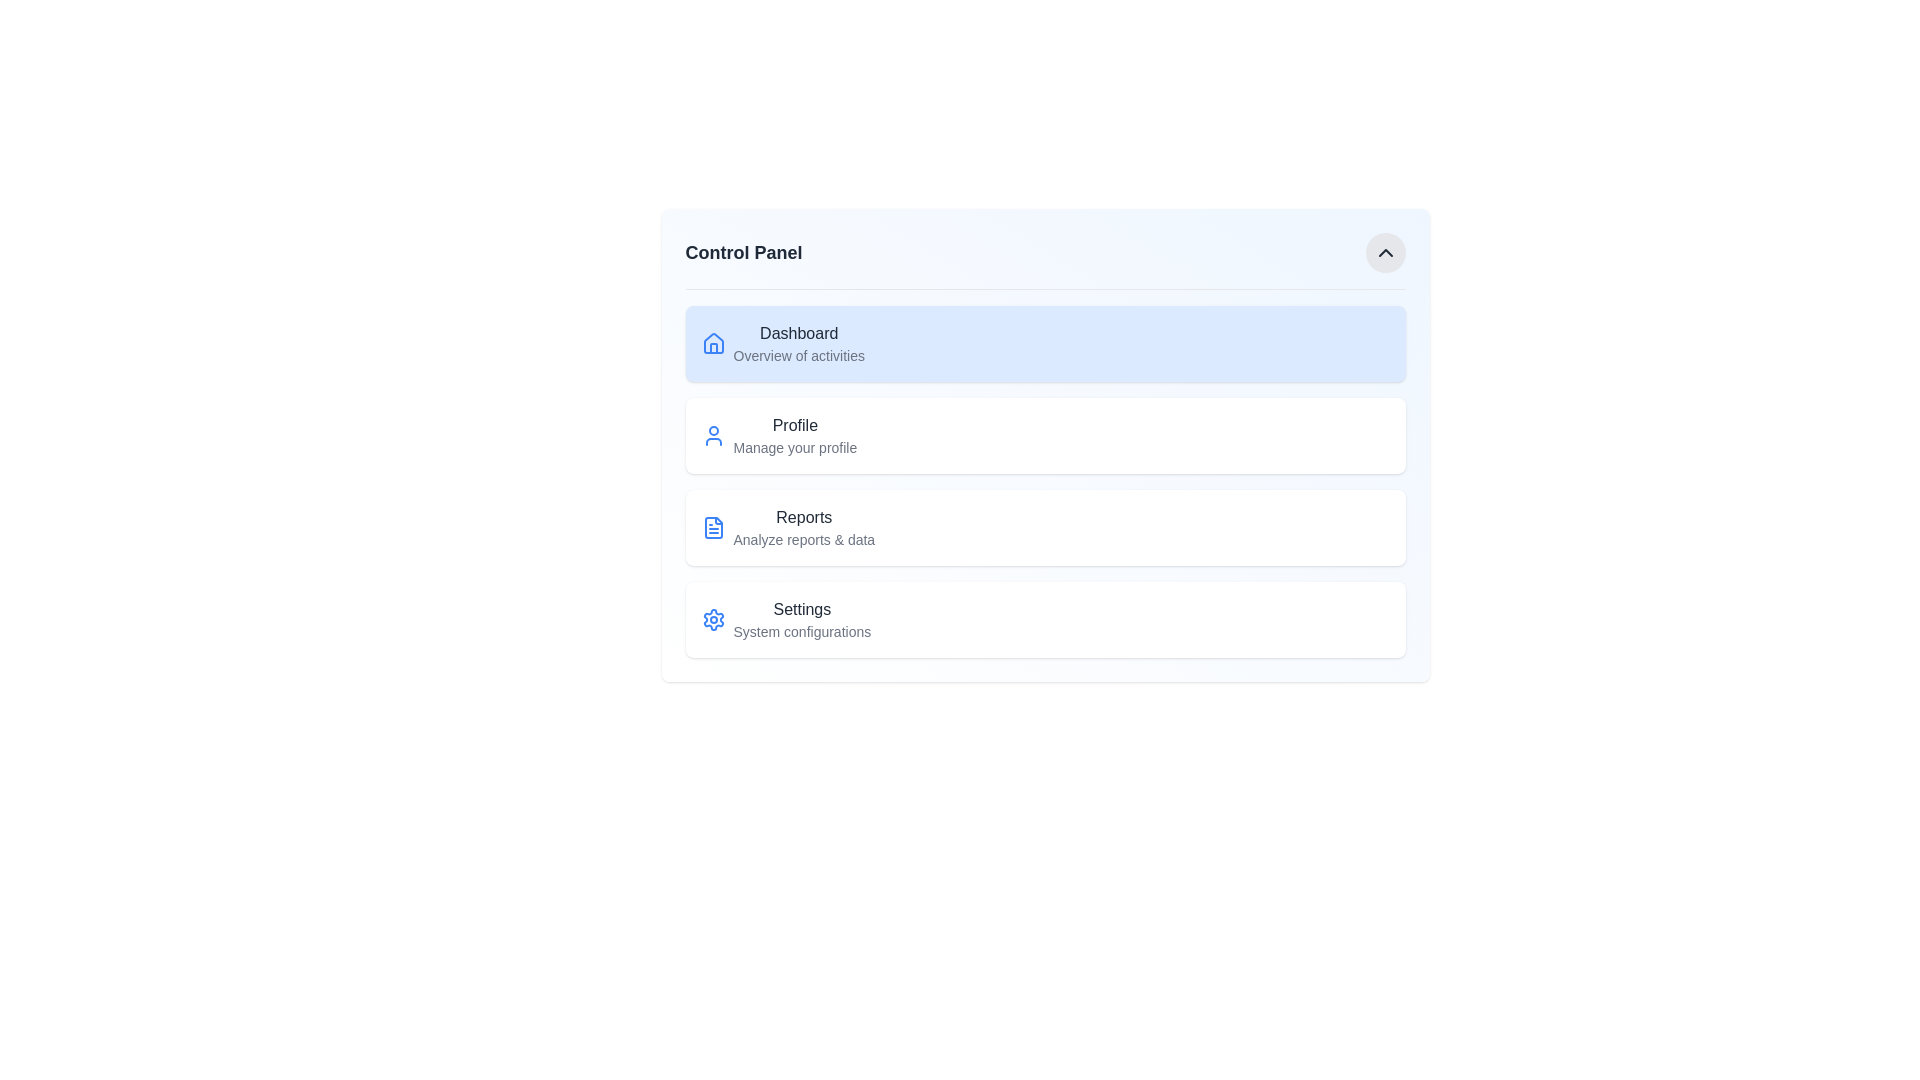 The height and width of the screenshot is (1080, 1920). I want to click on the blue user outline icon located in the Profile section of the Control Panel interface, positioned to the left of the 'Profile' label, so click(713, 434).